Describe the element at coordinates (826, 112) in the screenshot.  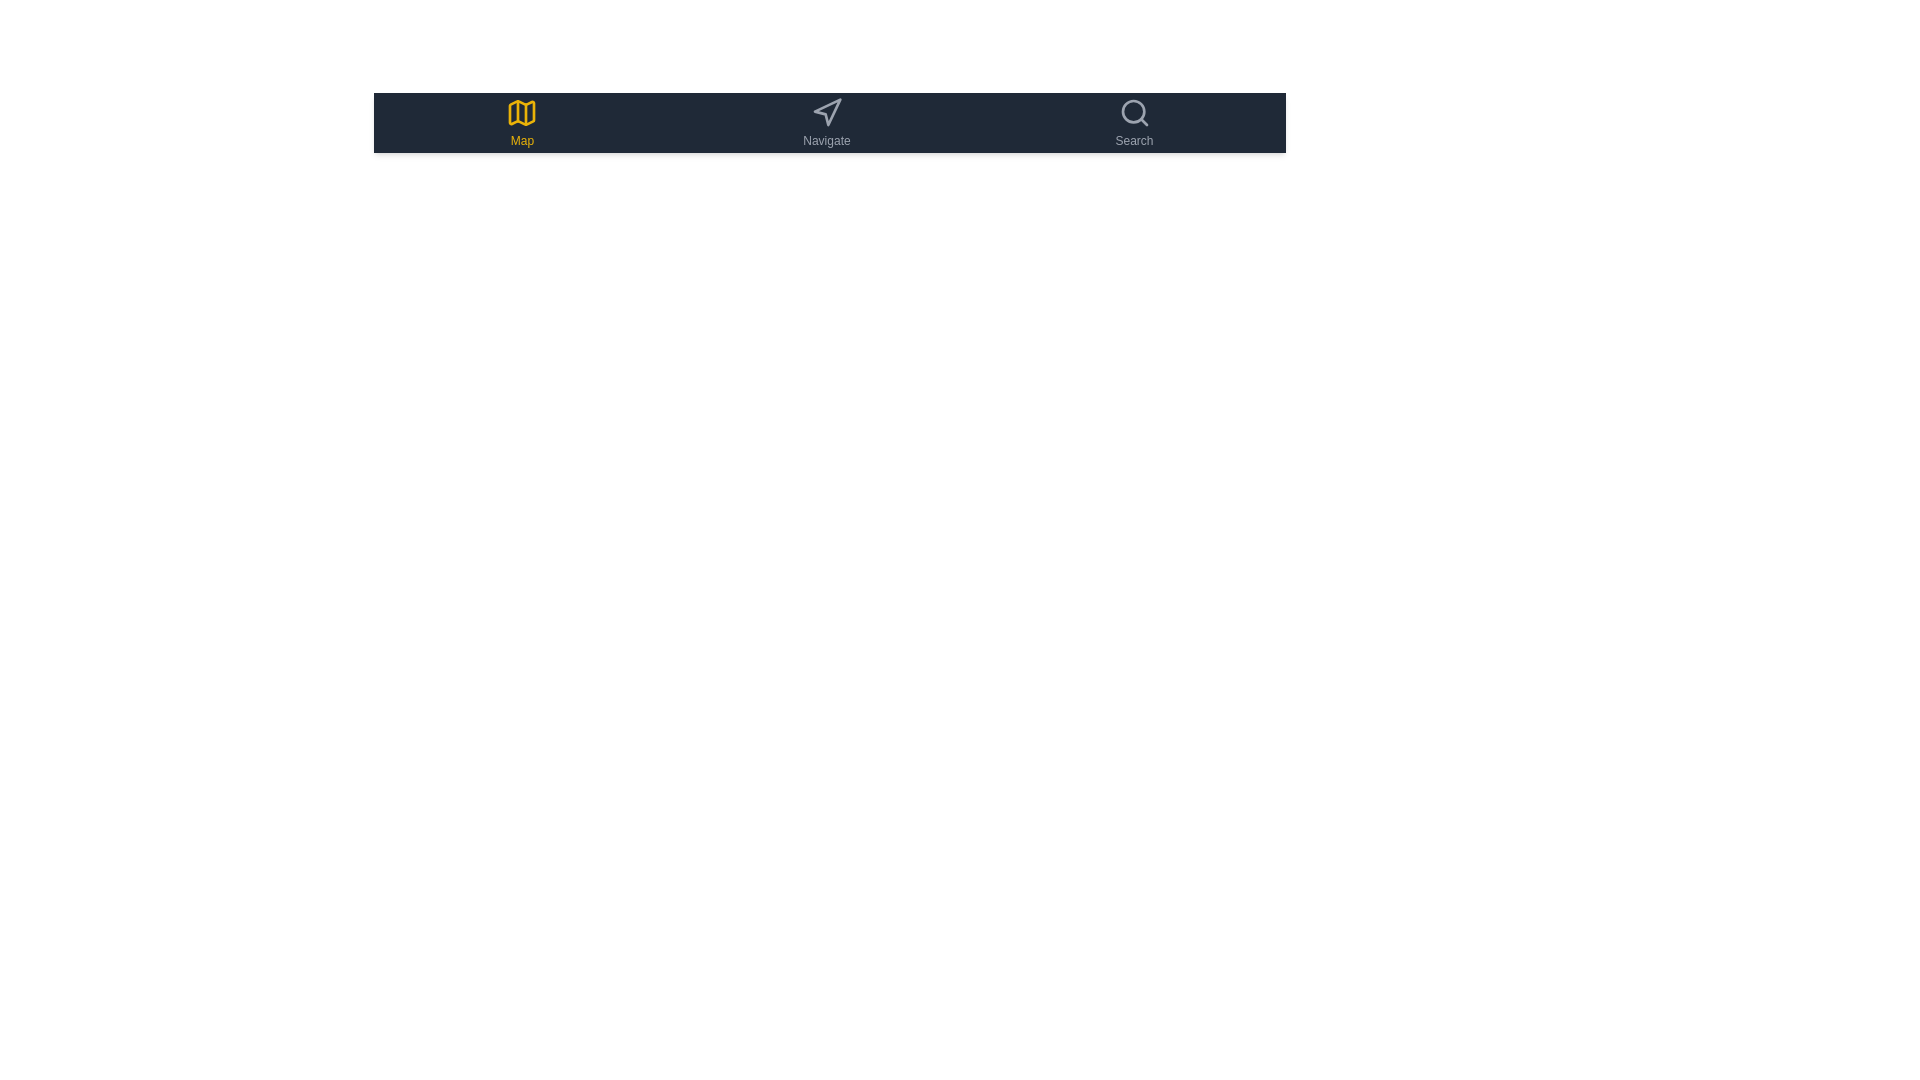
I see `the navigation icon located in the central part of the navigation bar above the text 'Navigate'` at that location.